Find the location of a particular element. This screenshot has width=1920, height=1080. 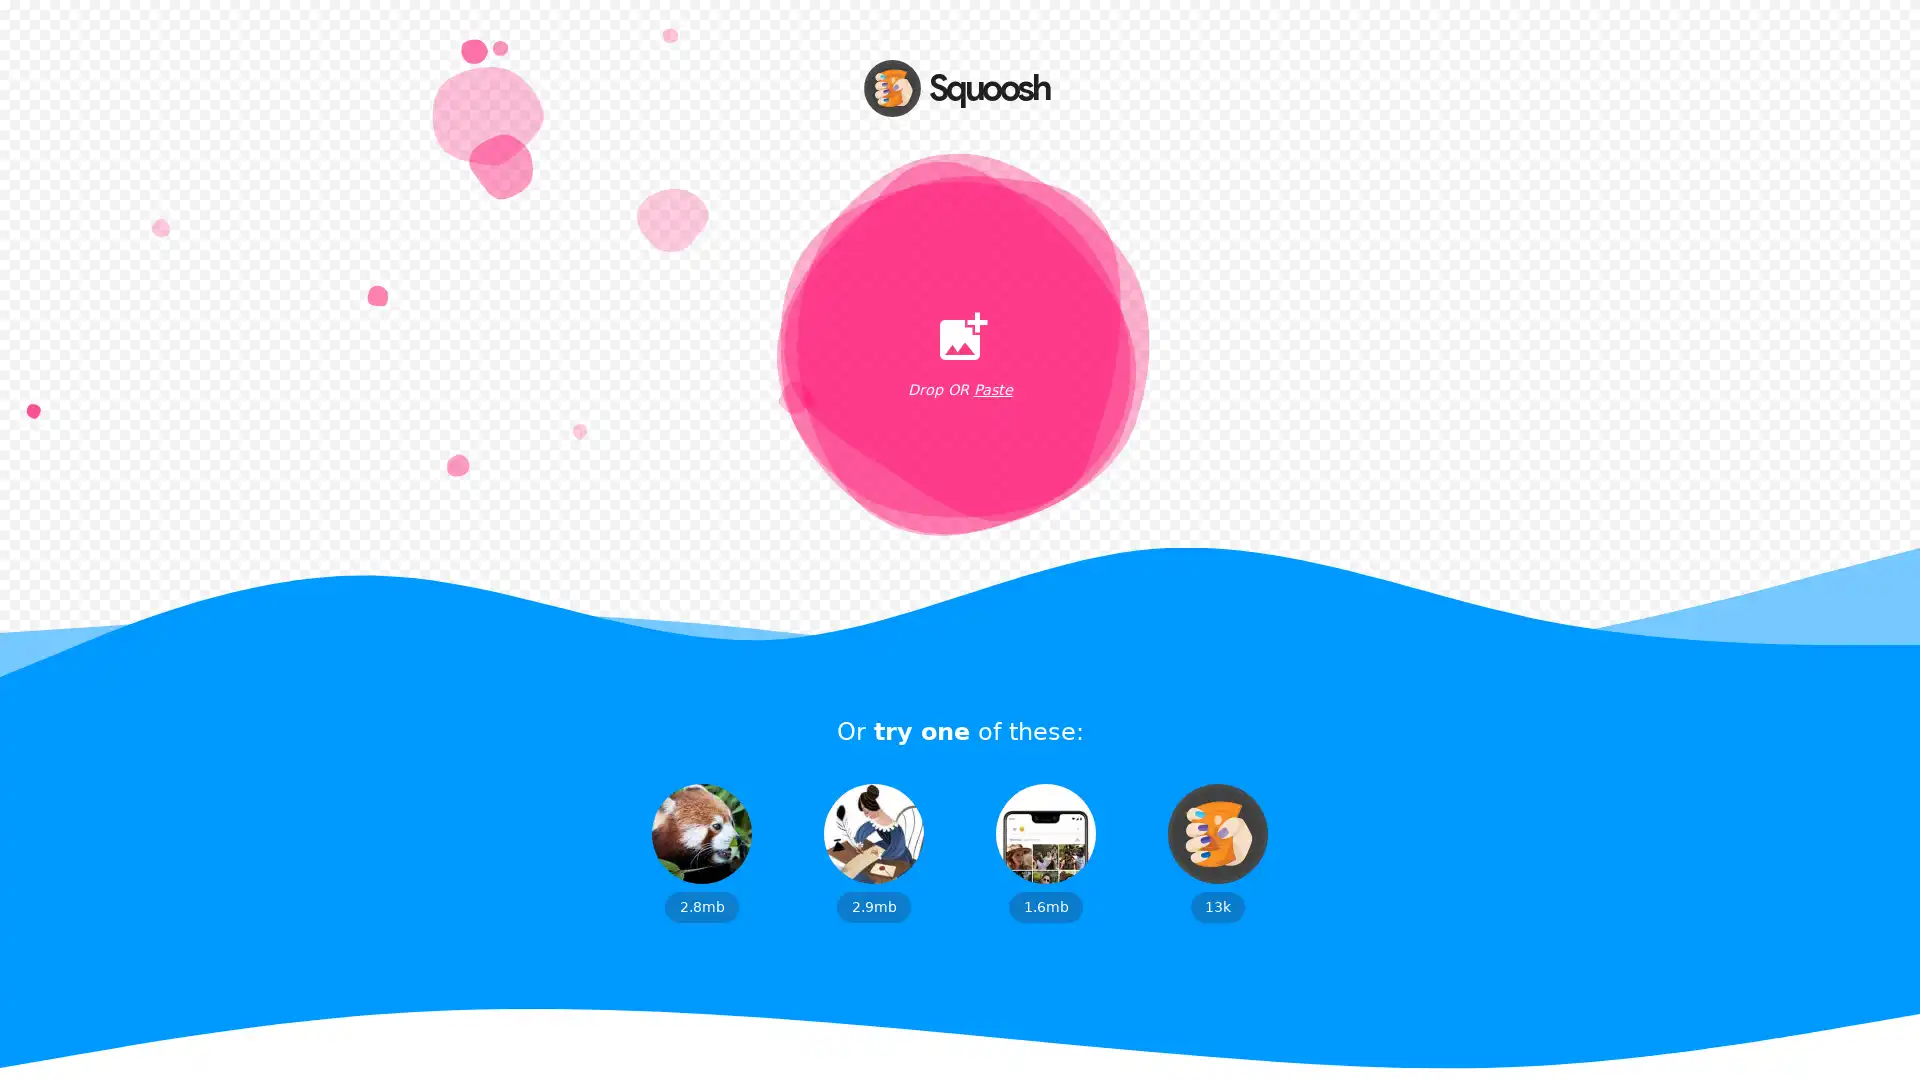

Large photo 2.8mb is located at coordinates (701, 852).